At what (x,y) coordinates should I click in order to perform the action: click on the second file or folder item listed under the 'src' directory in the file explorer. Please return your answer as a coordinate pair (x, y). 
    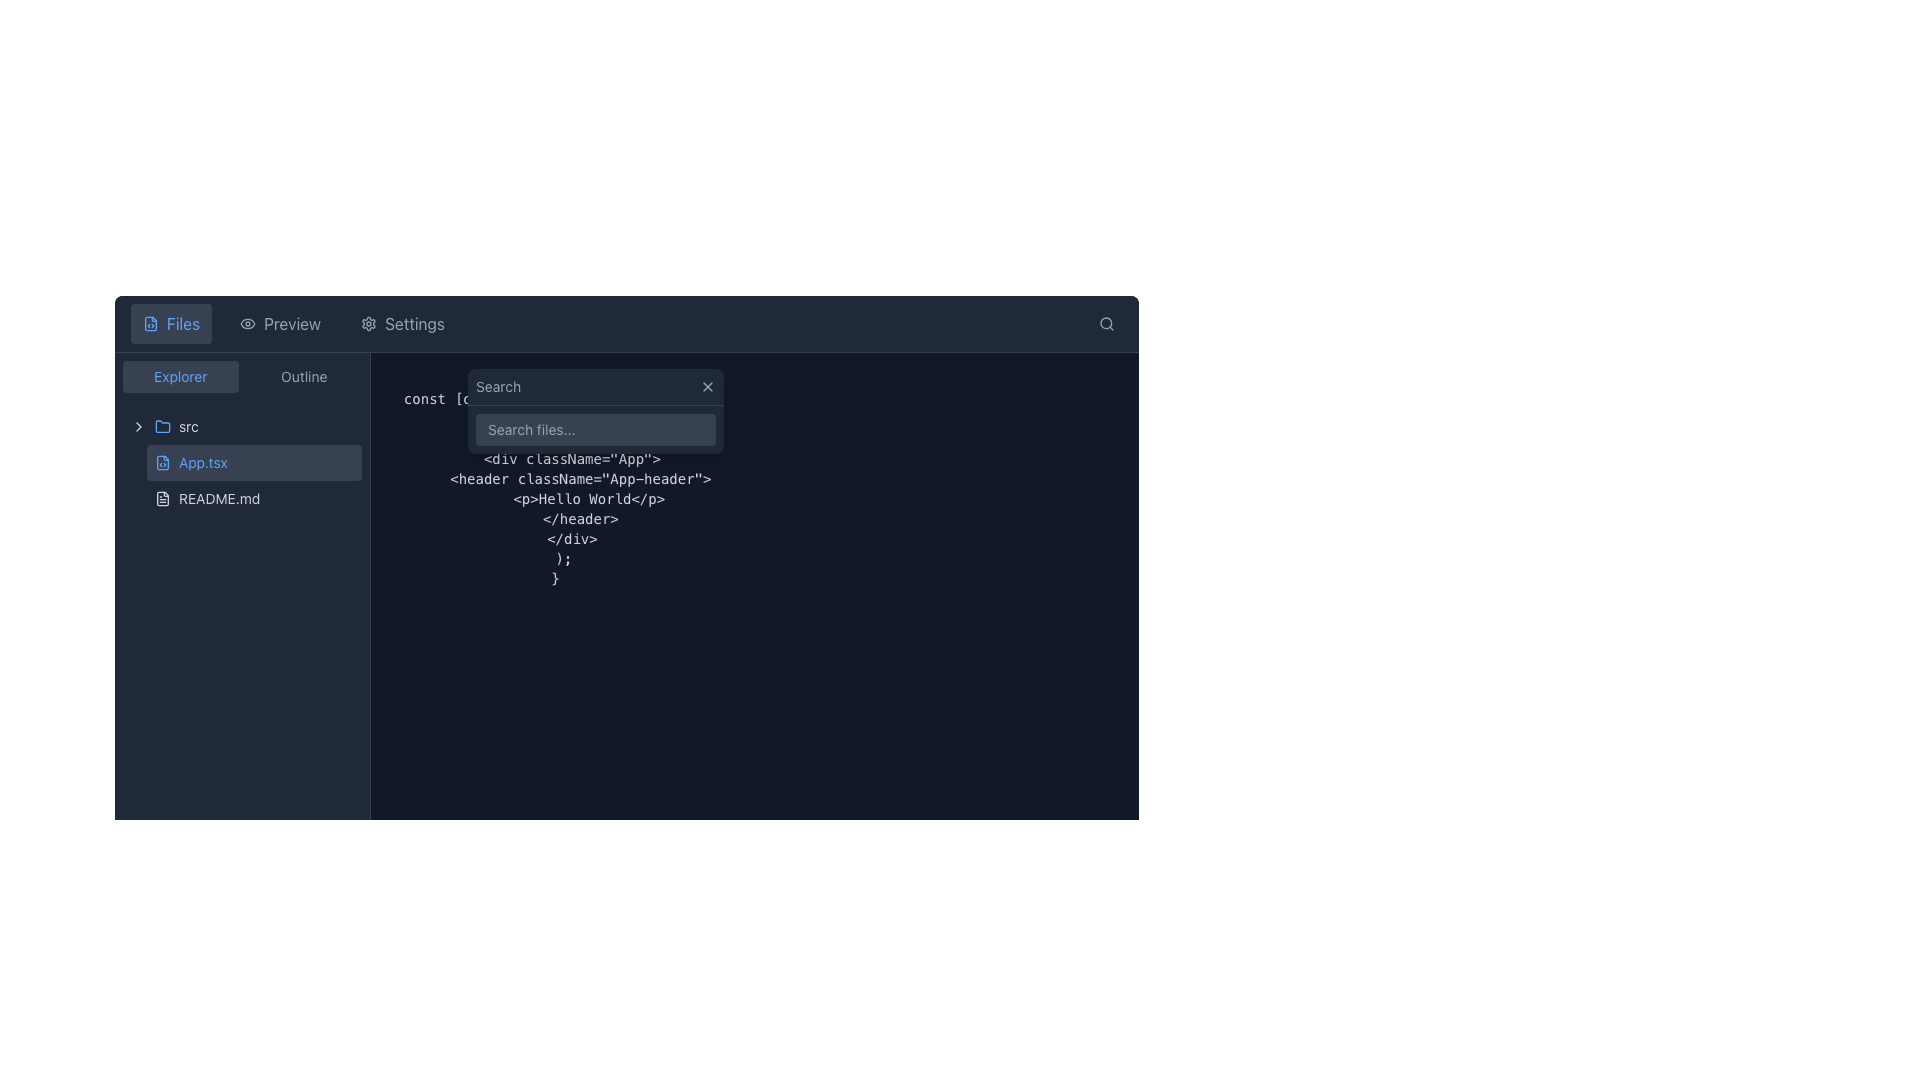
    Looking at the image, I should click on (253, 481).